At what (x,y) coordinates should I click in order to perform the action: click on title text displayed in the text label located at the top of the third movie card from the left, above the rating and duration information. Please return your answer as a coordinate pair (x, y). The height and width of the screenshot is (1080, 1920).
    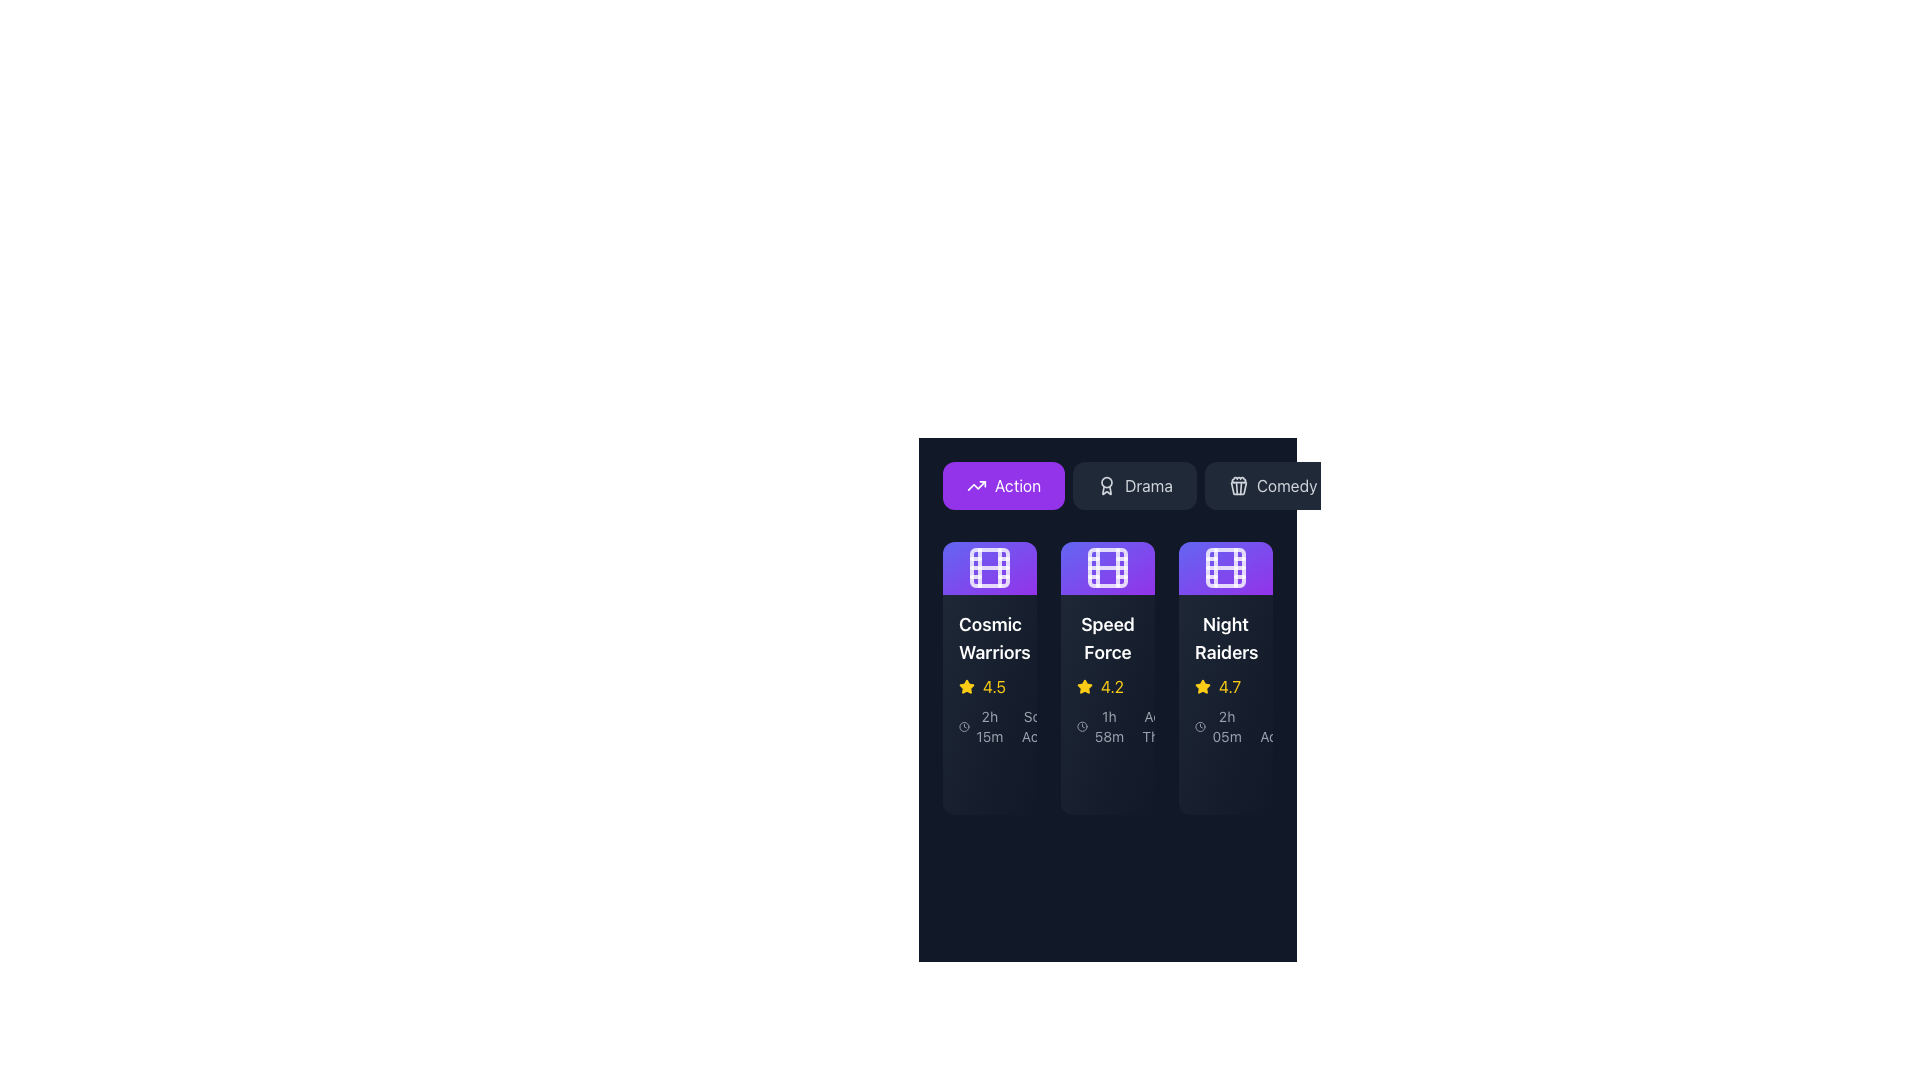
    Looking at the image, I should click on (1224, 637).